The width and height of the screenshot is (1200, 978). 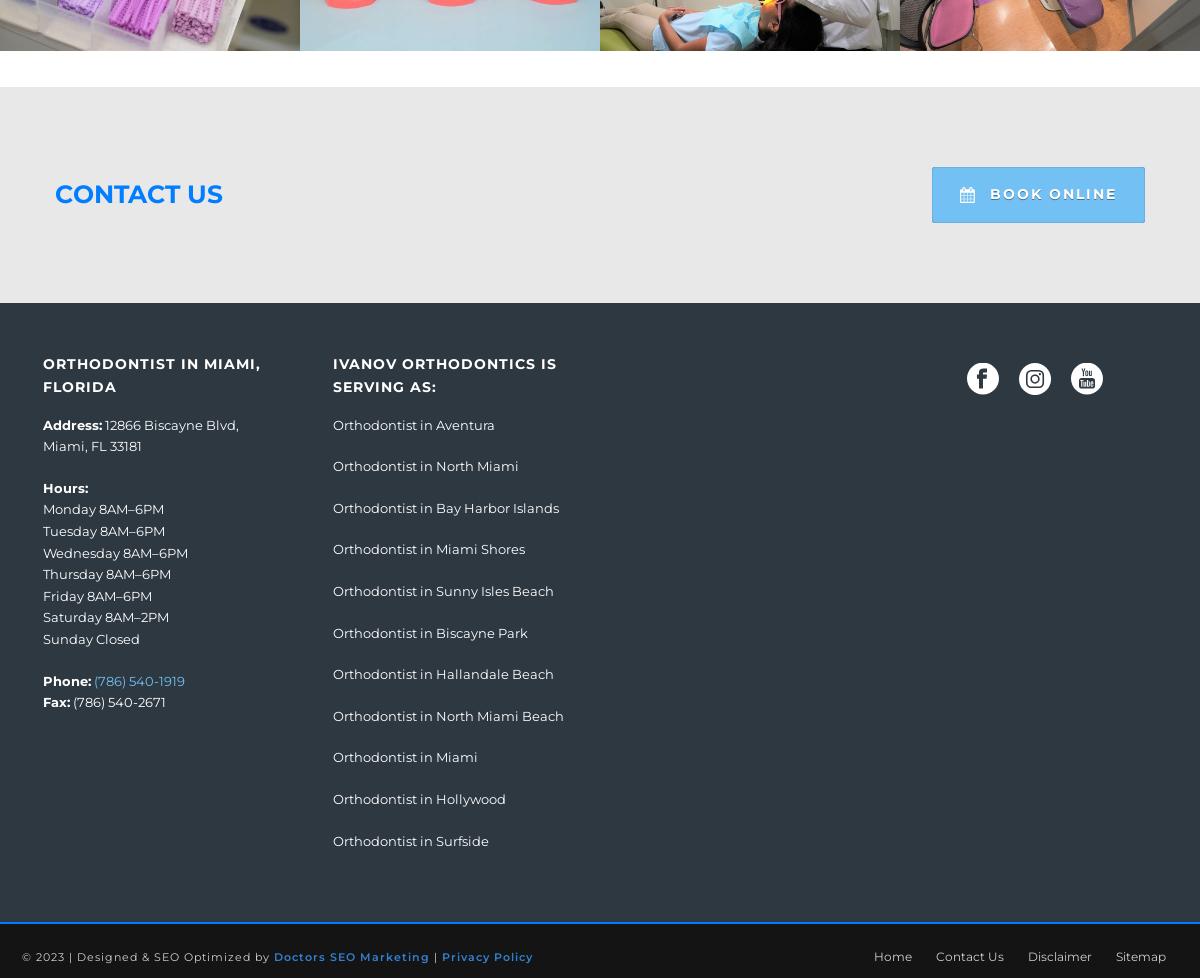 What do you see at coordinates (141, 434) in the screenshot?
I see `'12866 Biscayne Blvd, Miami, FL 33181'` at bounding box center [141, 434].